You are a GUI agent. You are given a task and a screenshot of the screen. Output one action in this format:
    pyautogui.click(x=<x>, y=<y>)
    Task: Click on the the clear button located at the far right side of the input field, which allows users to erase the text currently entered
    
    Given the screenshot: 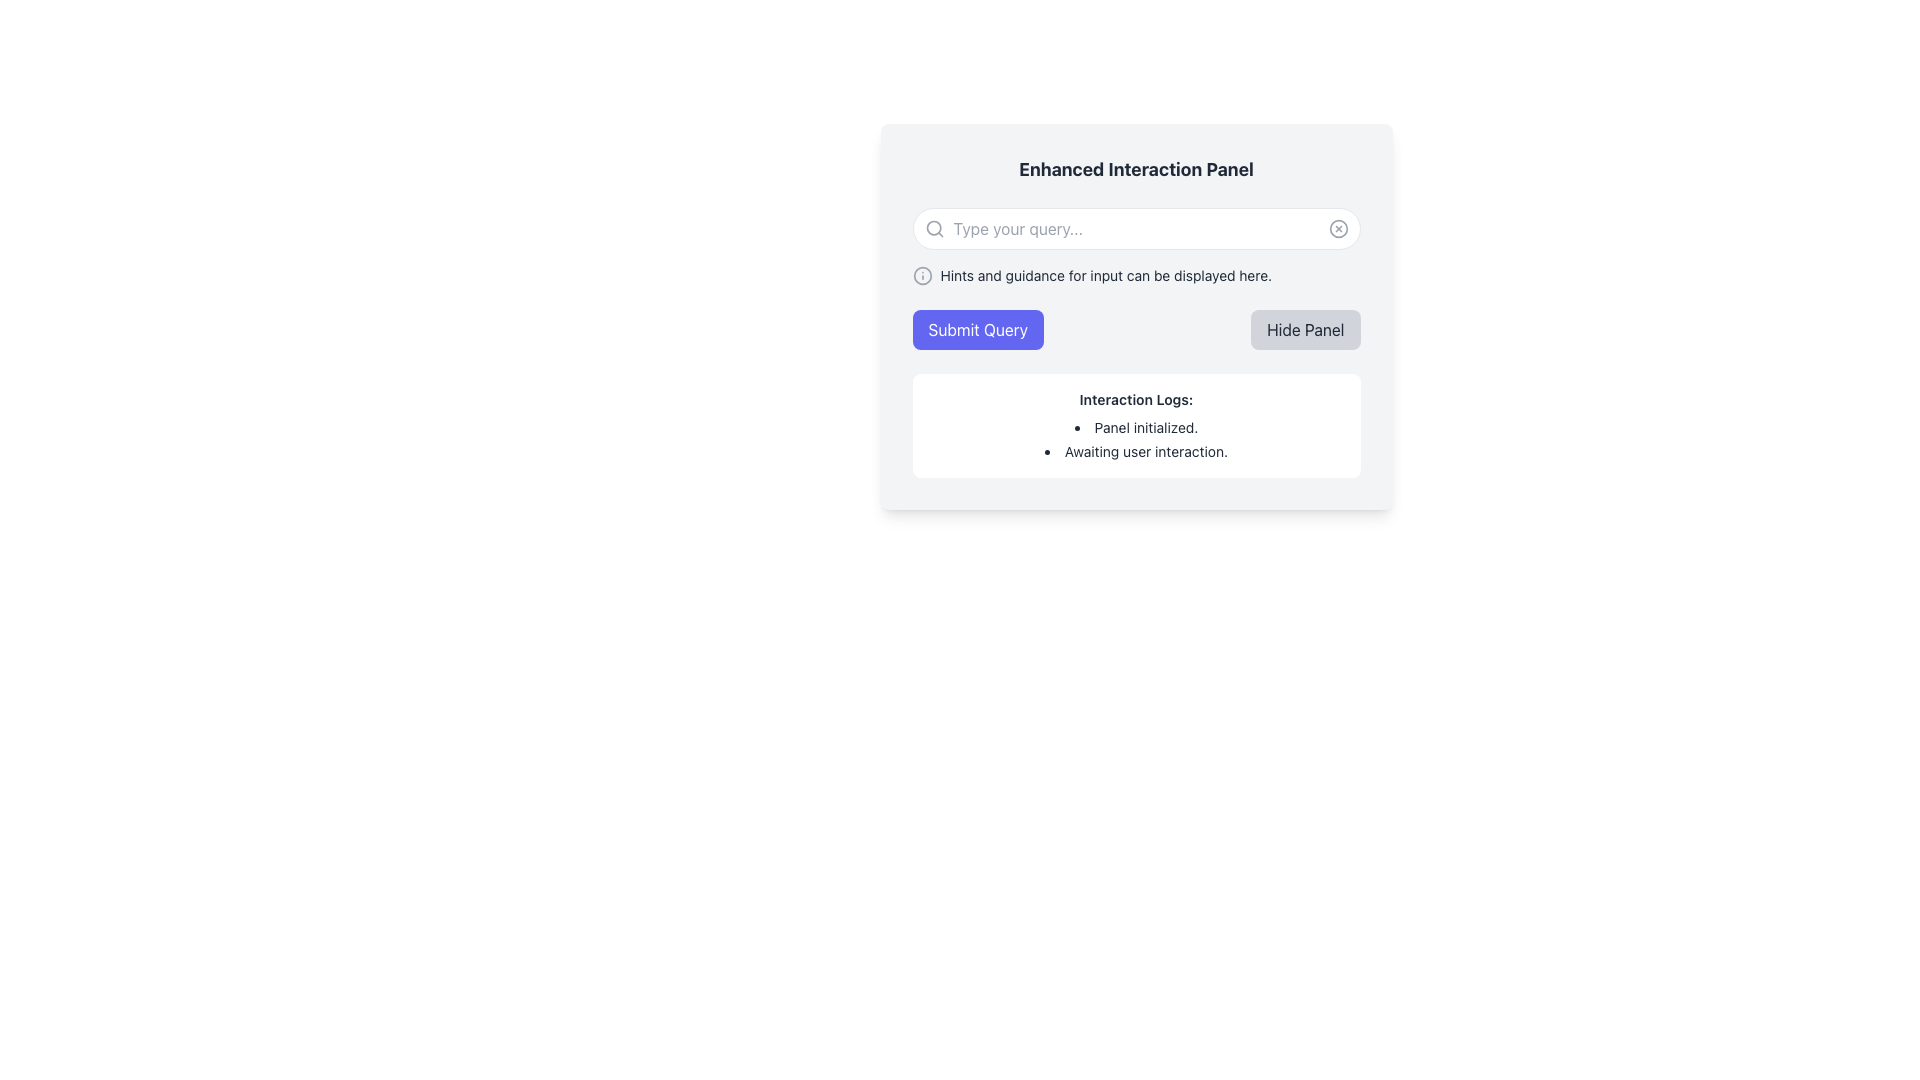 What is the action you would take?
    pyautogui.click(x=1338, y=227)
    